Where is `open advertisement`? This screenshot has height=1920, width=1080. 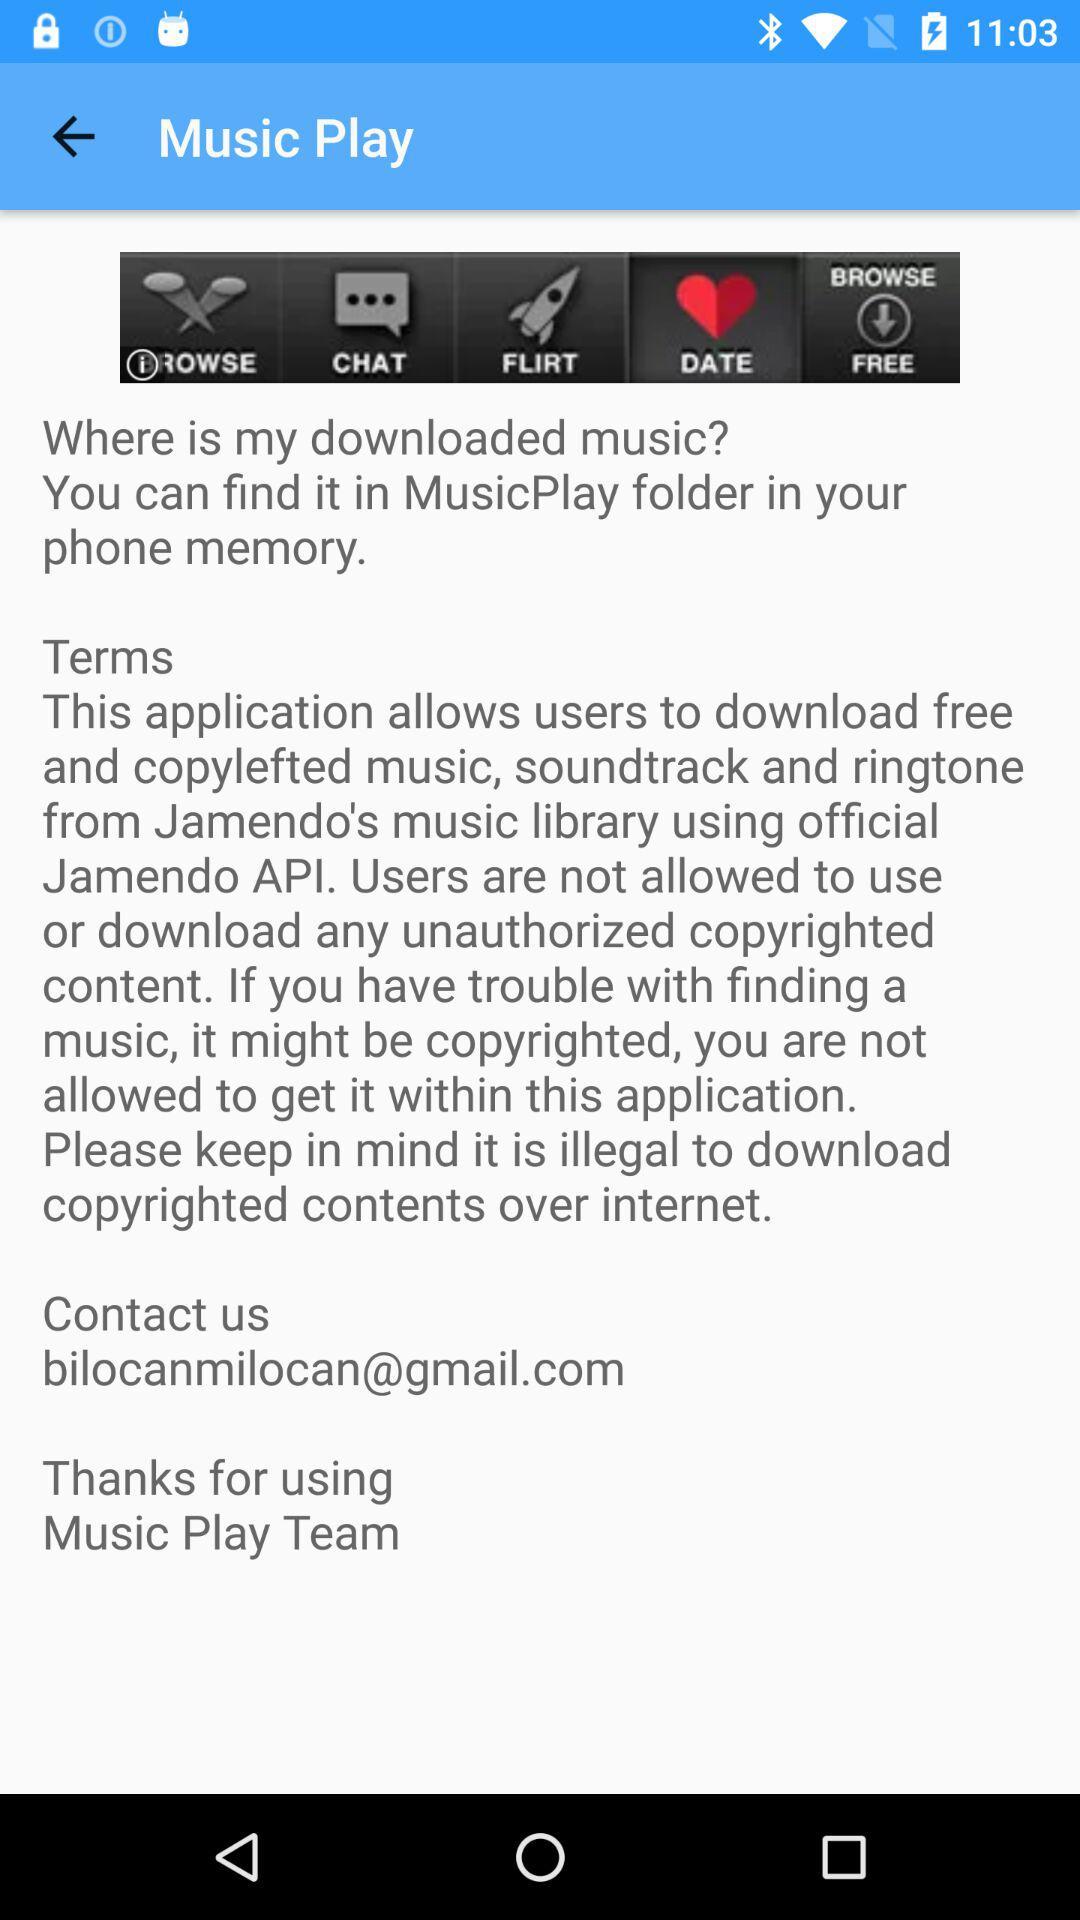
open advertisement is located at coordinates (540, 316).